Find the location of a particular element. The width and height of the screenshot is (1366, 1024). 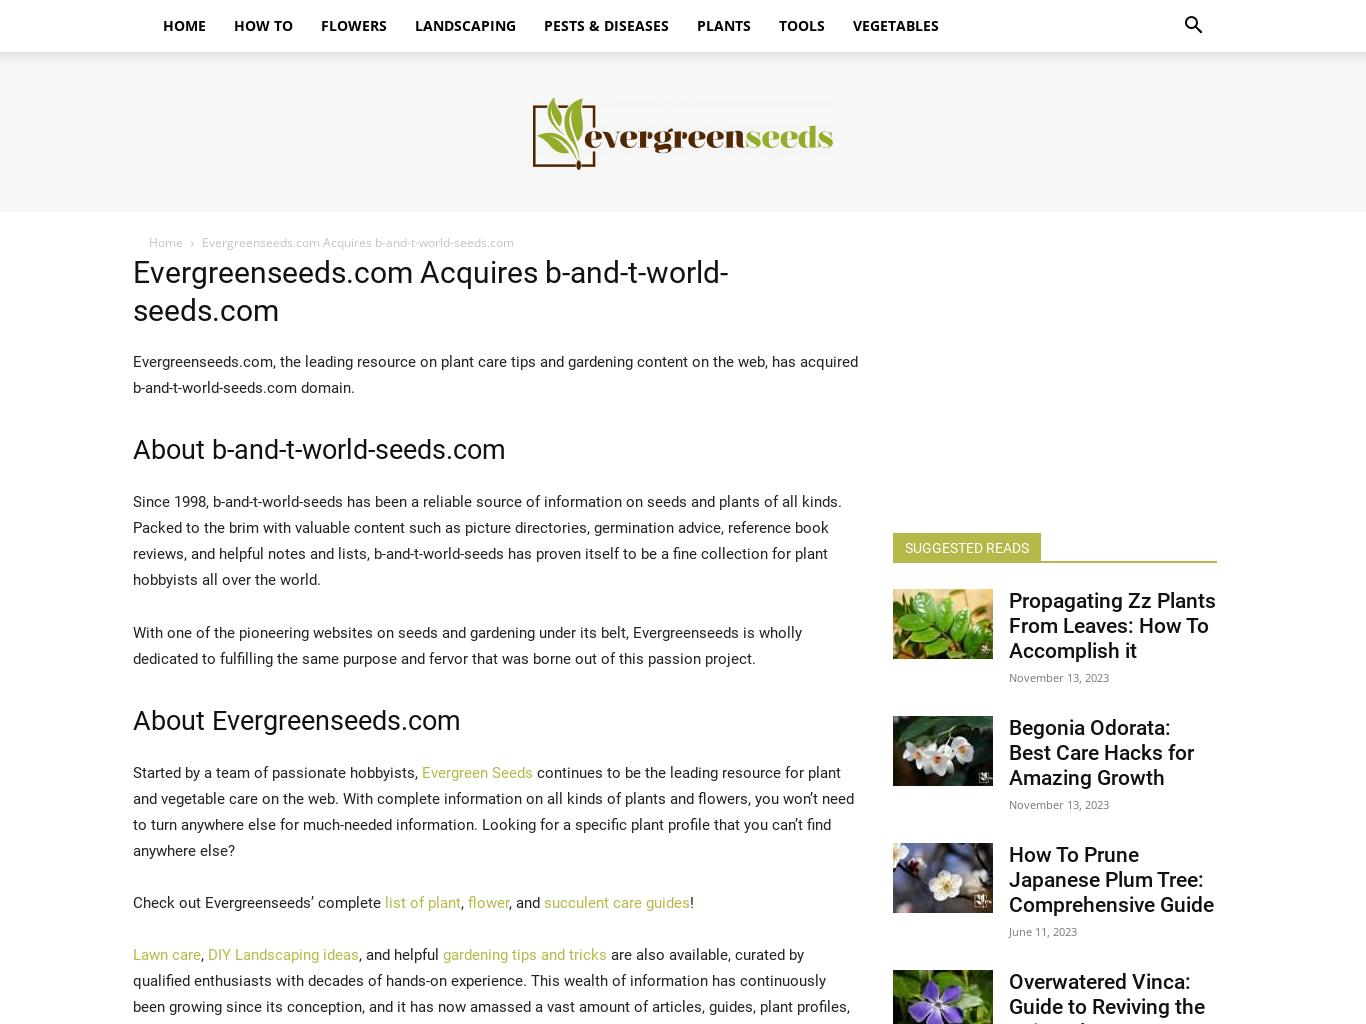

'How To Prune Japanese Plum Tree: Comprehensive Guide' is located at coordinates (1009, 880).